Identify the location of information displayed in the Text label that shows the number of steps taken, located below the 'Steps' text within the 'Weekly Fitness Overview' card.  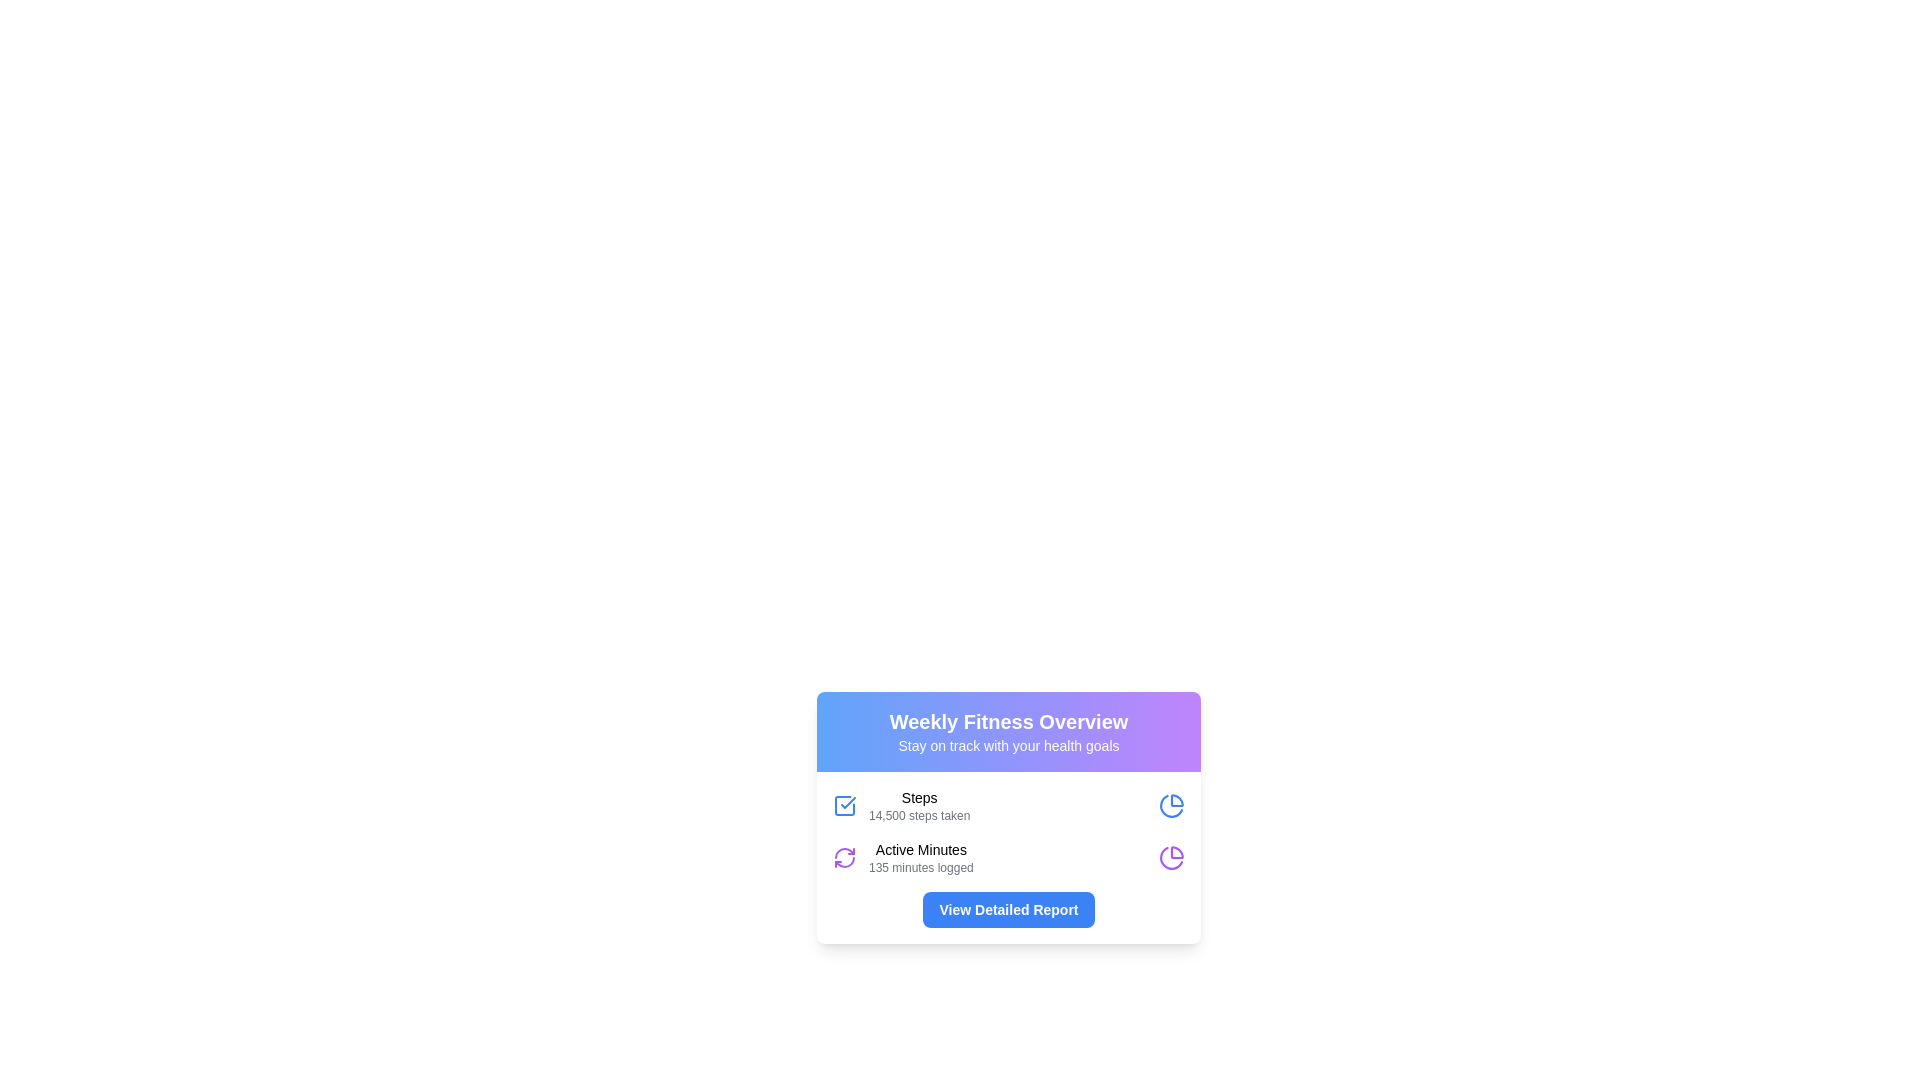
(918, 816).